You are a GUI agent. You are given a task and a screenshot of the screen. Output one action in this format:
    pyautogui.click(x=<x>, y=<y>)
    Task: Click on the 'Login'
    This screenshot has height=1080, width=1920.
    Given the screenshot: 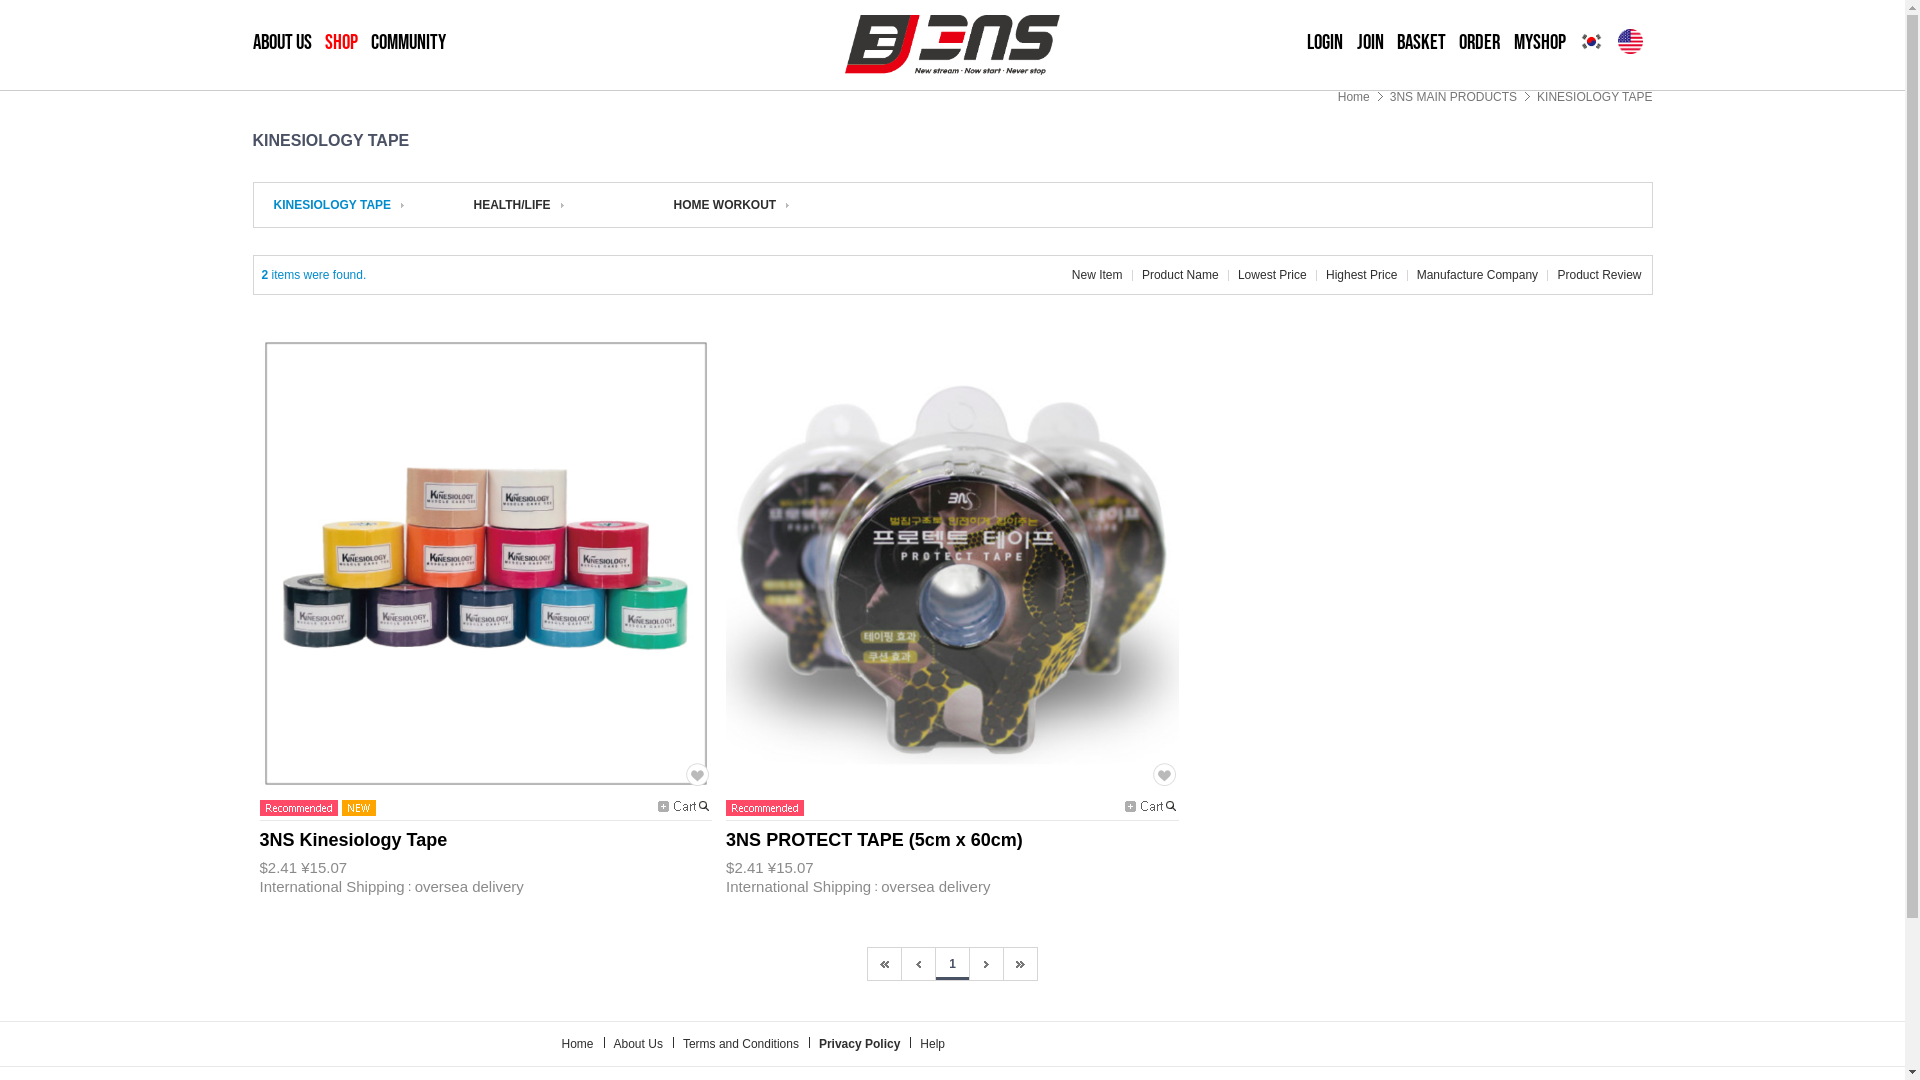 What is the action you would take?
    pyautogui.click(x=1324, y=42)
    